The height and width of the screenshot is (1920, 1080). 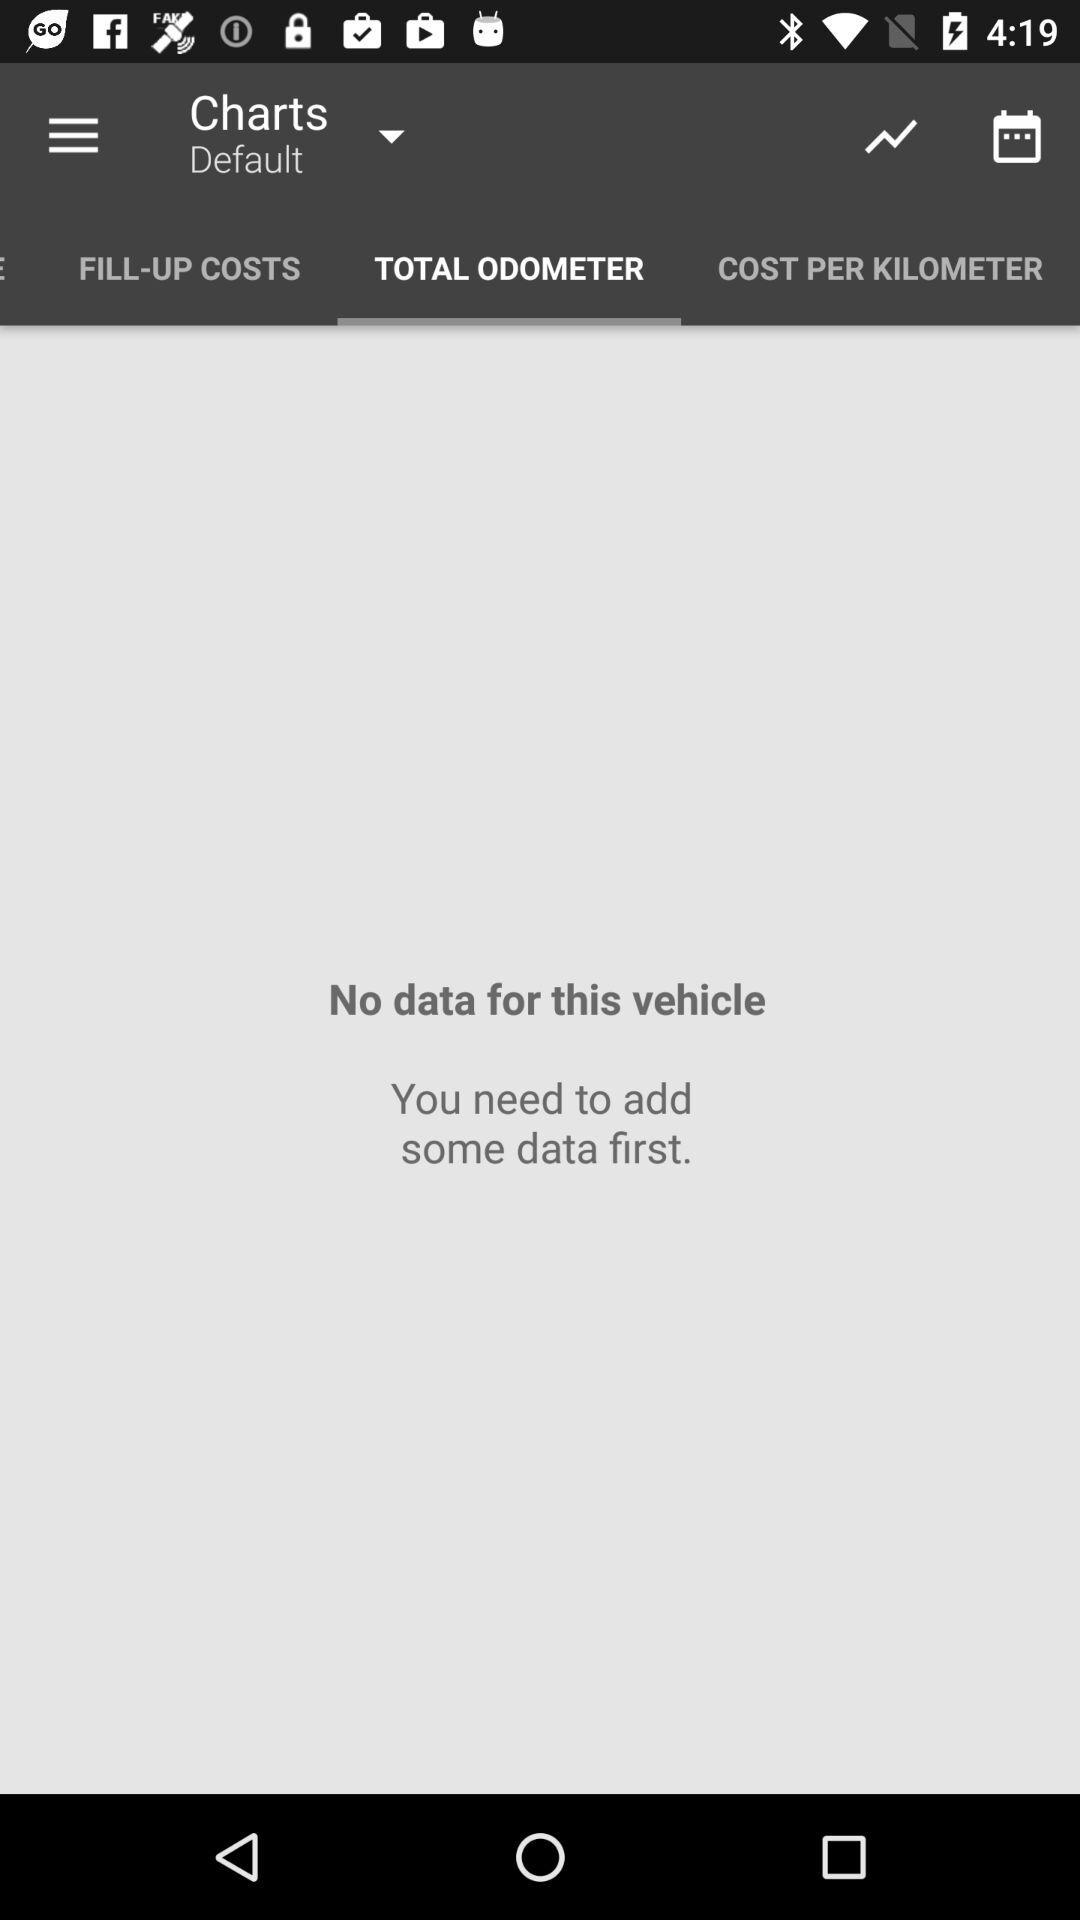 What do you see at coordinates (20, 266) in the screenshot?
I see `the icon to the left of the fill-up costs item` at bounding box center [20, 266].